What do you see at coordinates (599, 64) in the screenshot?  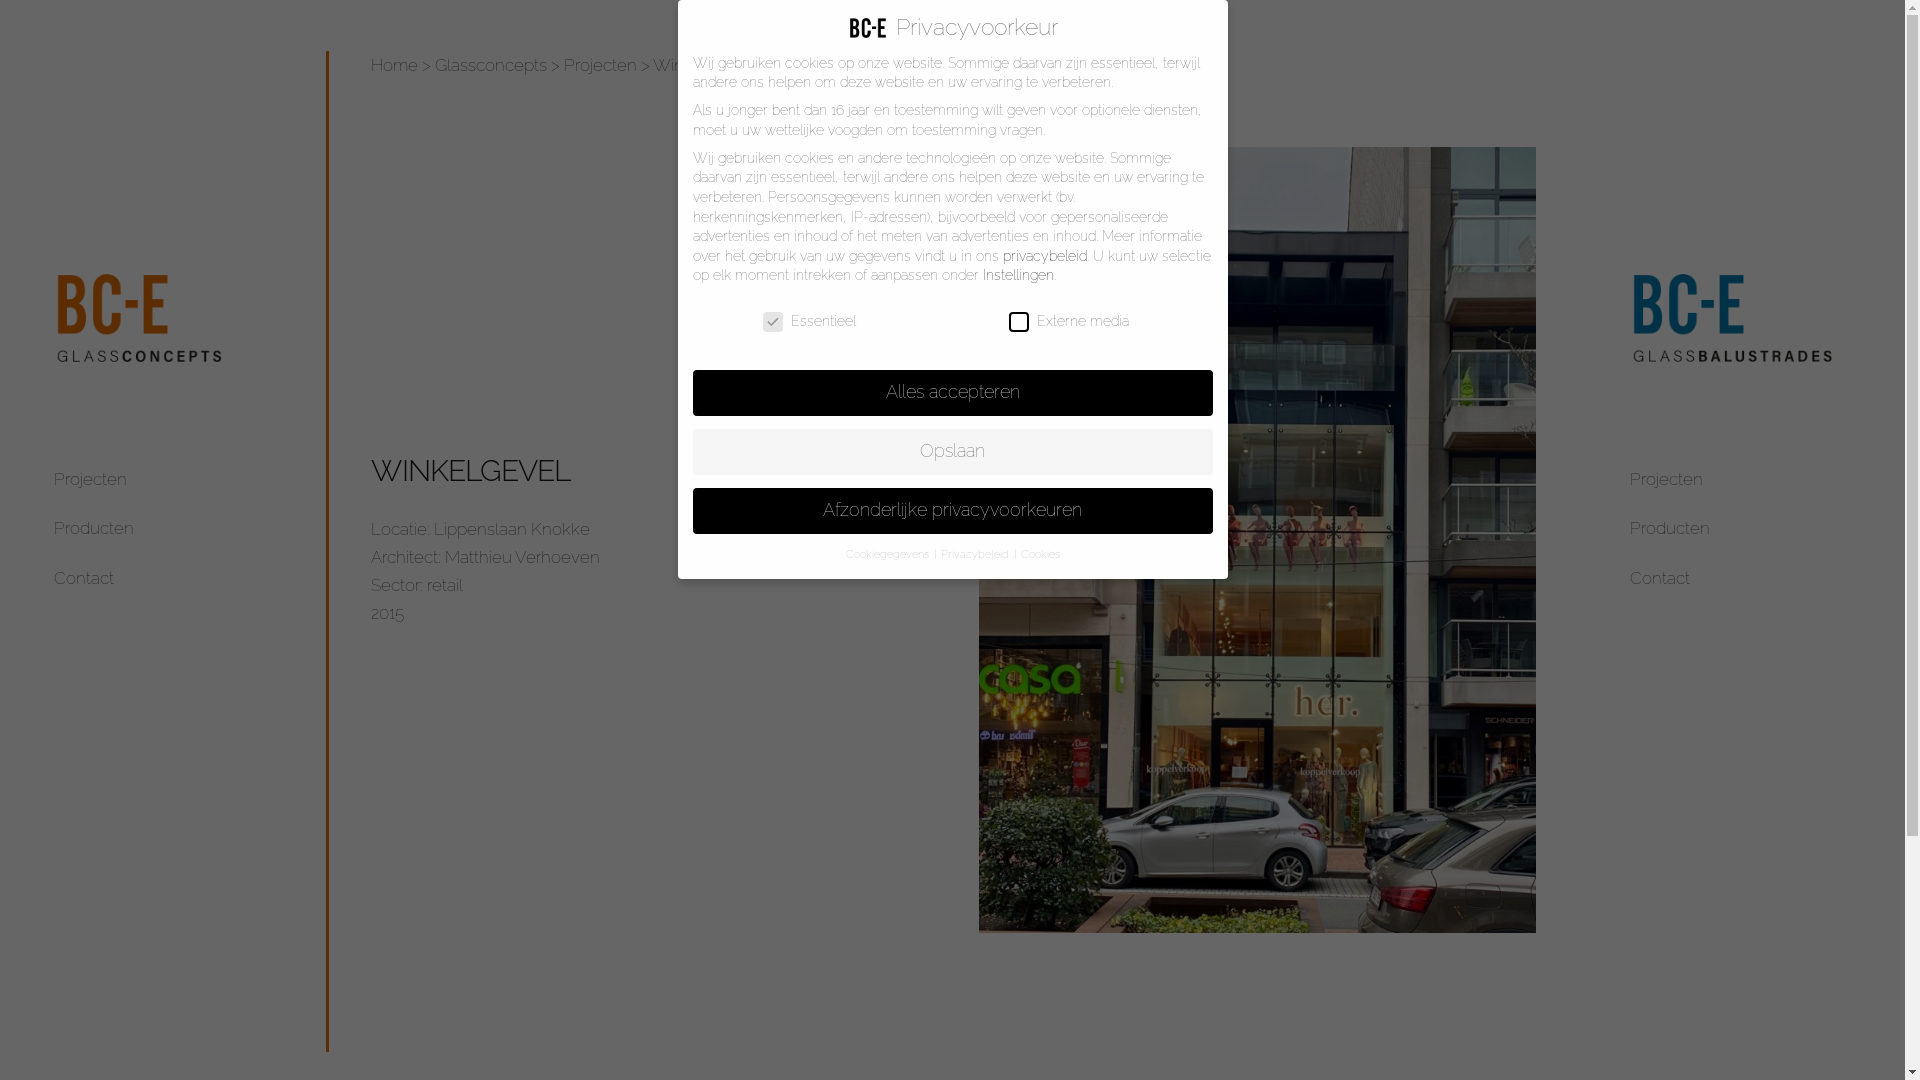 I see `'Projecten'` at bounding box center [599, 64].